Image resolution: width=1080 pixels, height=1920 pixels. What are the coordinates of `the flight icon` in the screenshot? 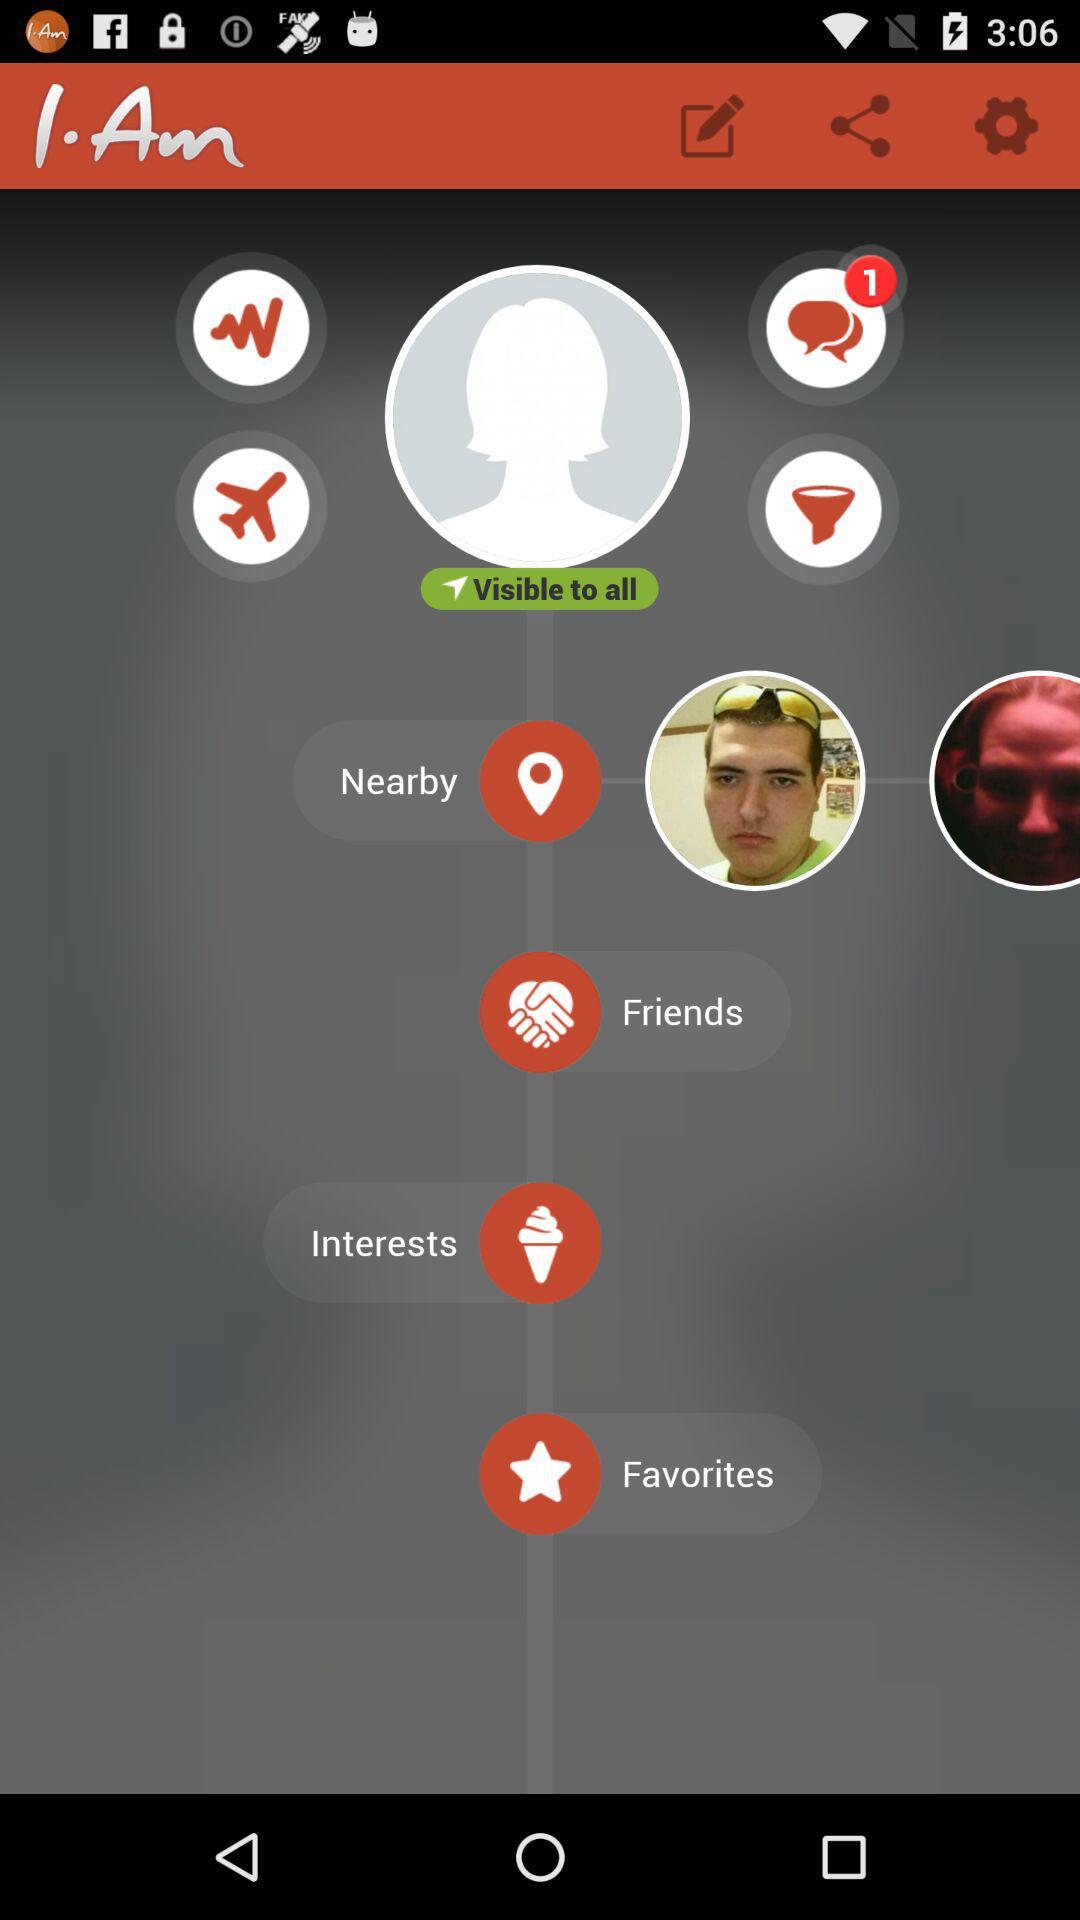 It's located at (250, 541).